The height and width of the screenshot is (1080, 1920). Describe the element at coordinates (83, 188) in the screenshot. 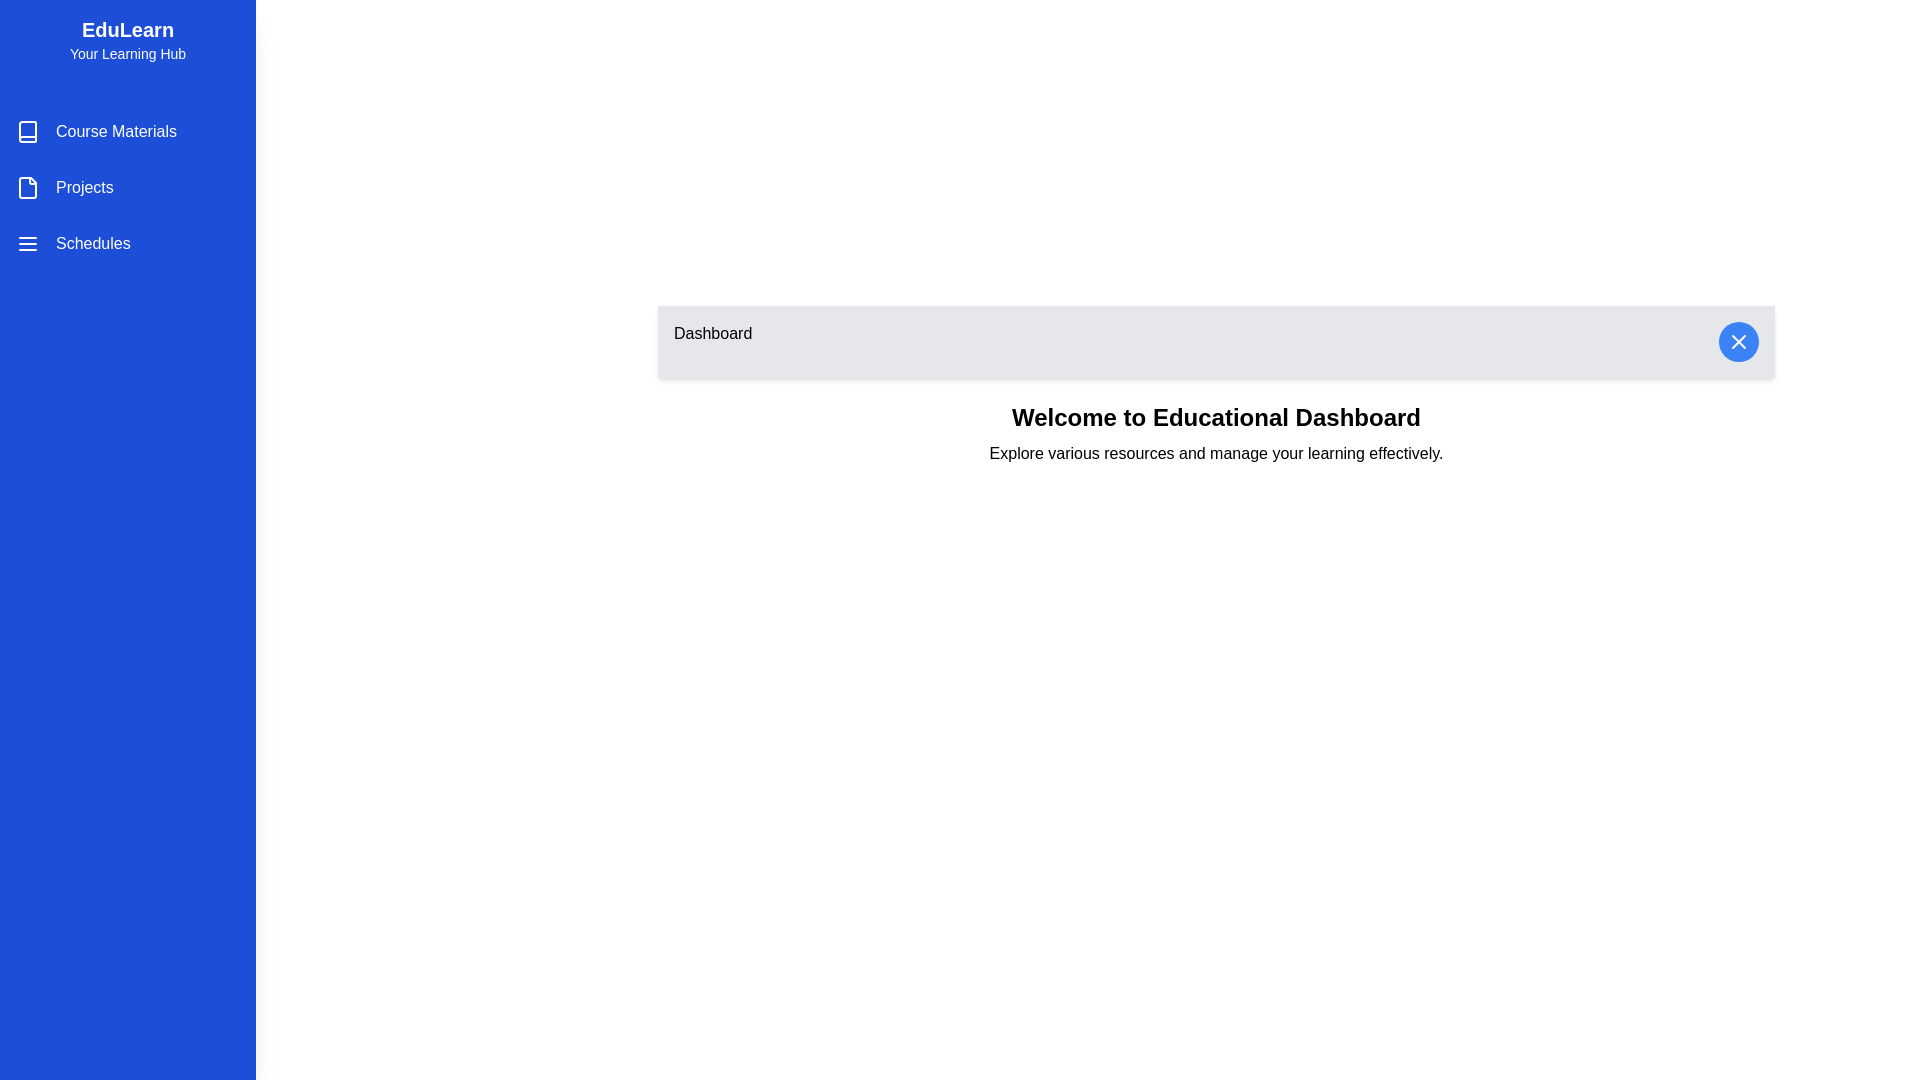

I see `the 'Projects' text label in the sidebar menu` at that location.